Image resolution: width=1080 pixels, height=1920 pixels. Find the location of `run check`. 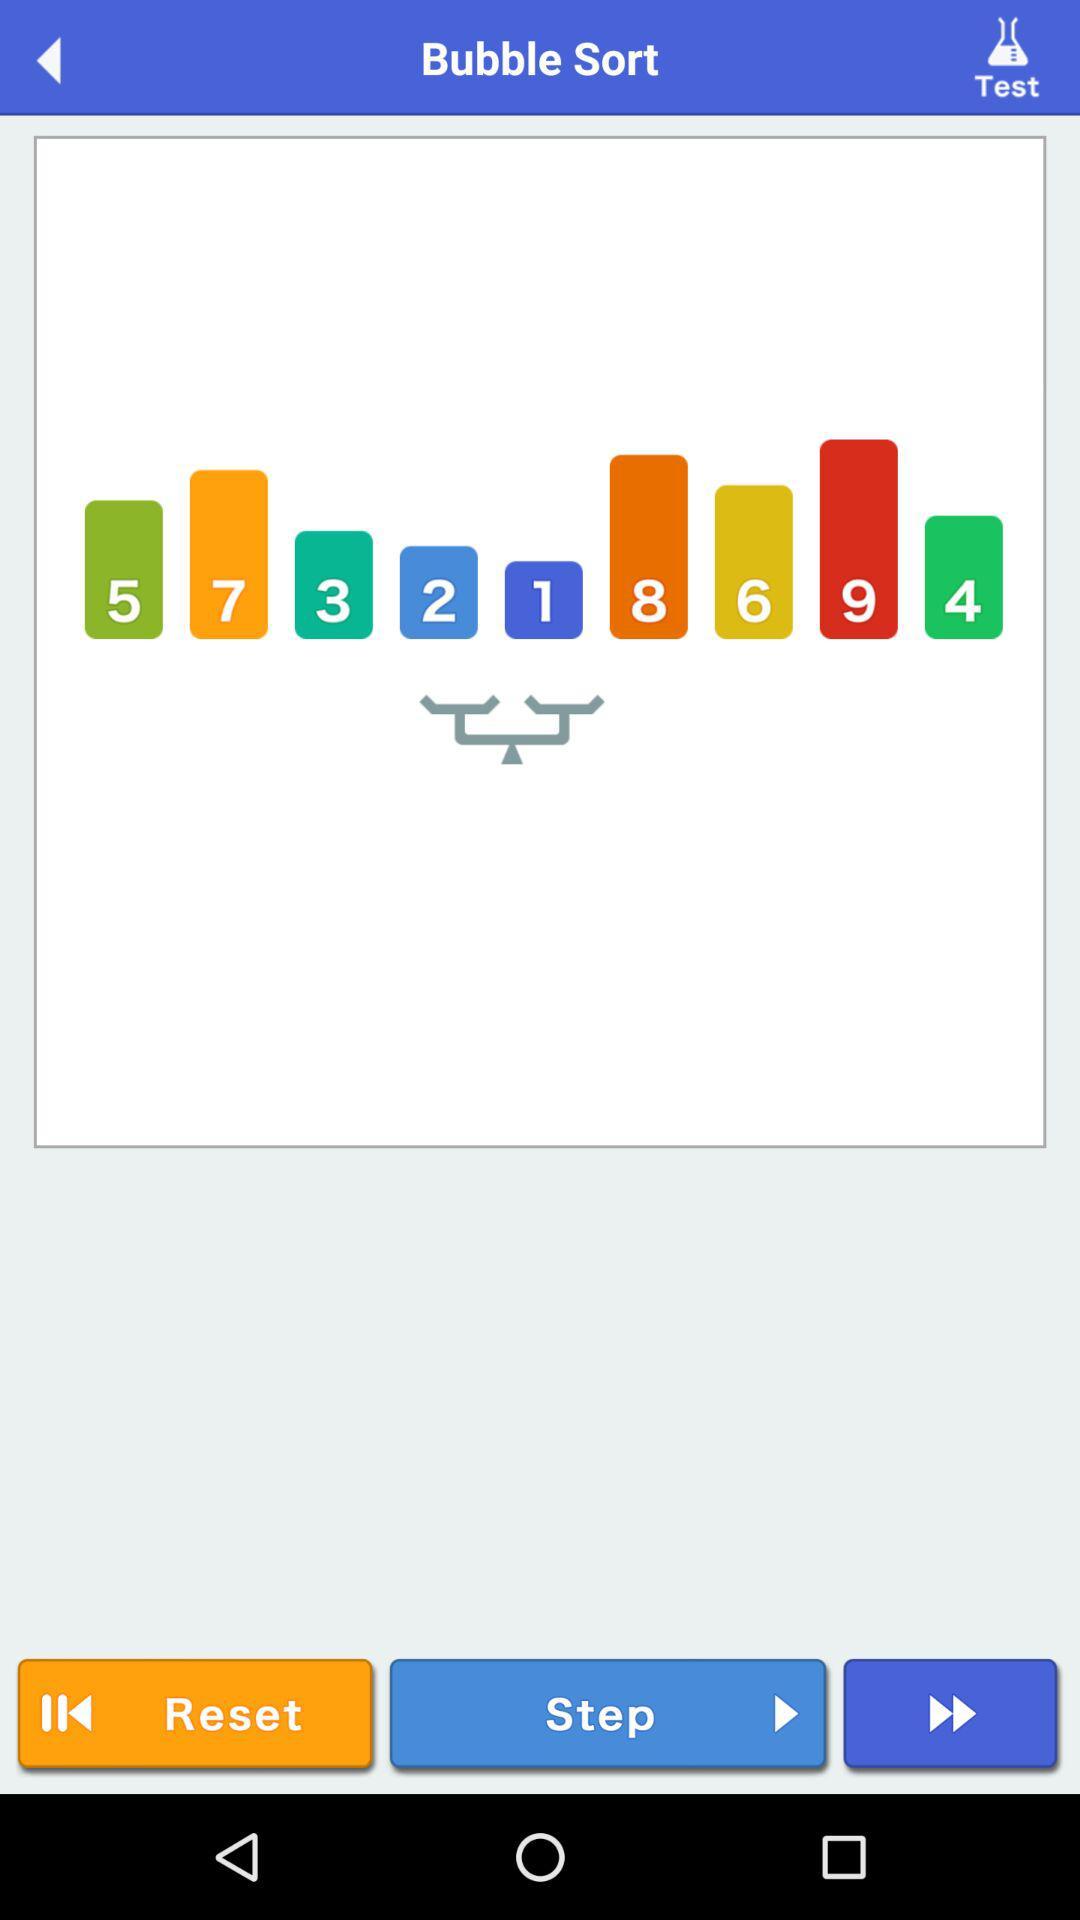

run check is located at coordinates (1010, 56).